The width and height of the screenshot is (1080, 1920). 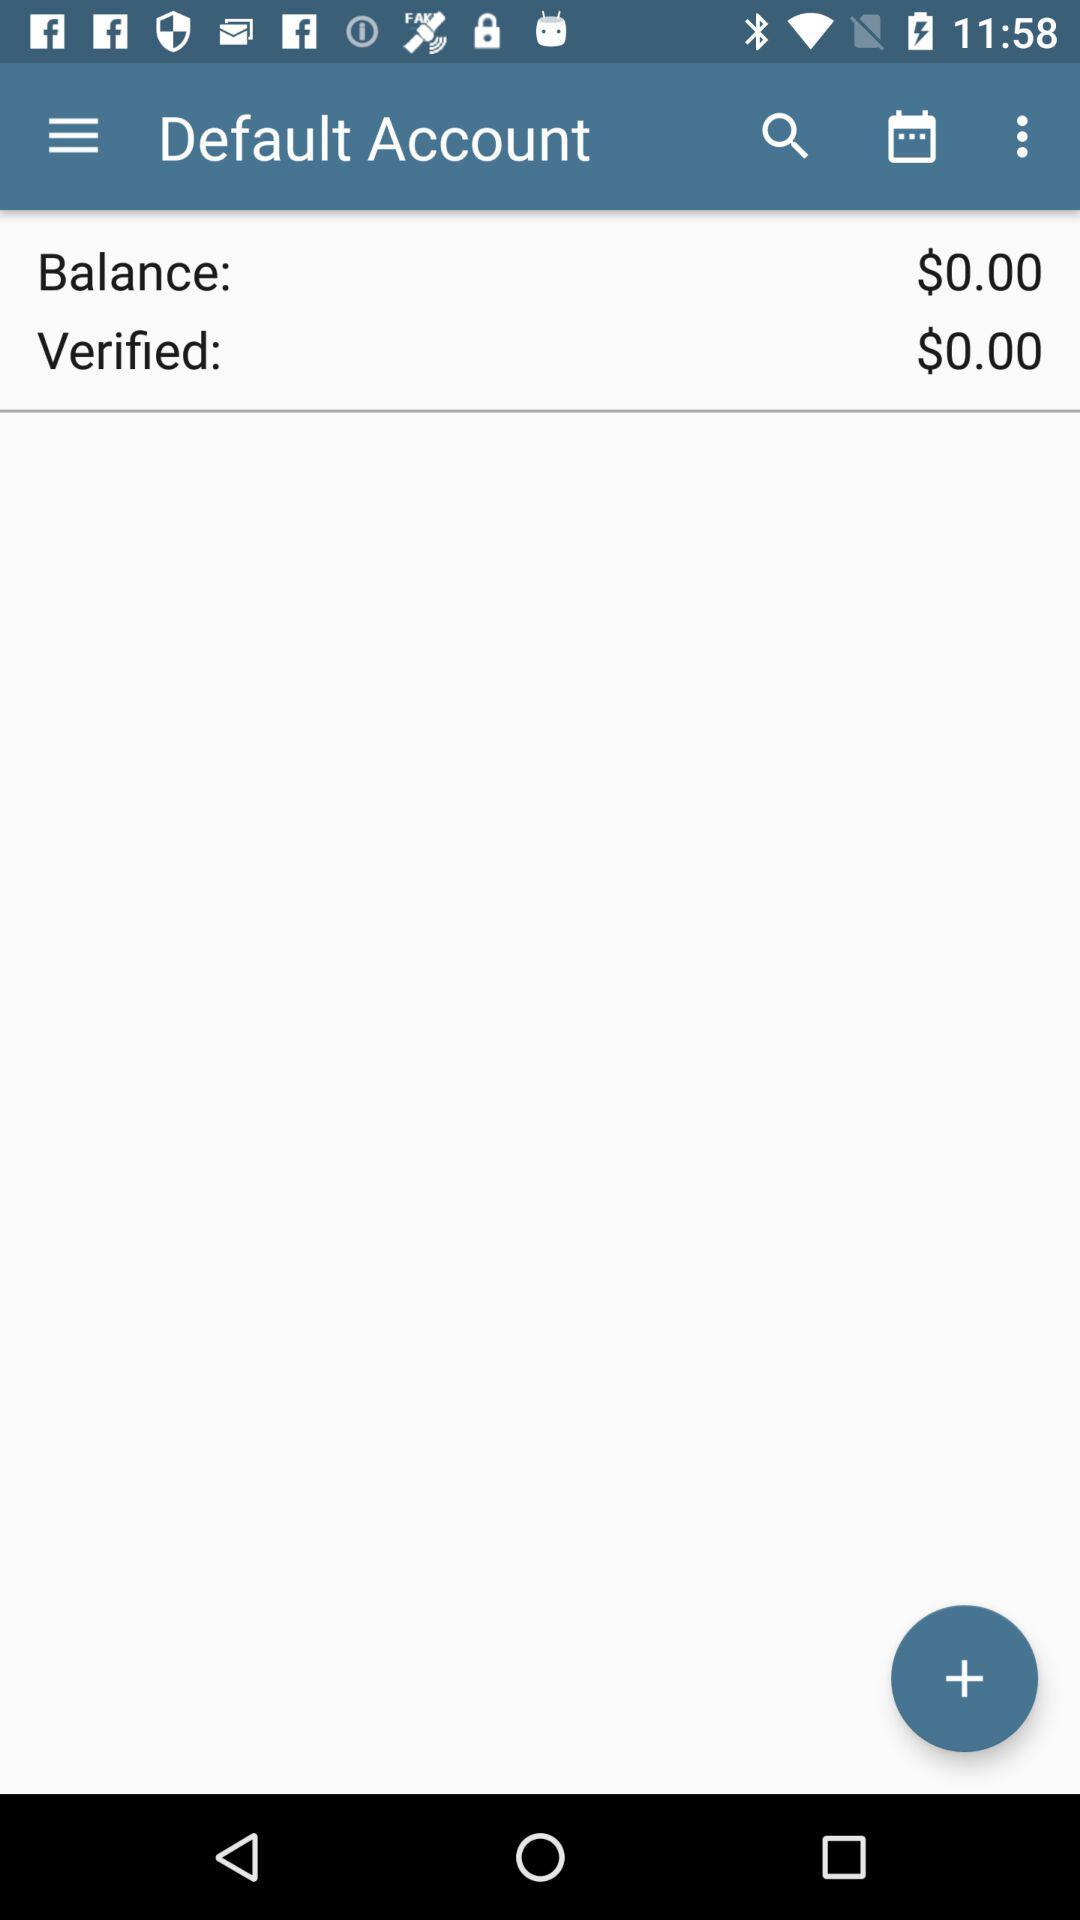 I want to click on the item above the $0.00, so click(x=1027, y=135).